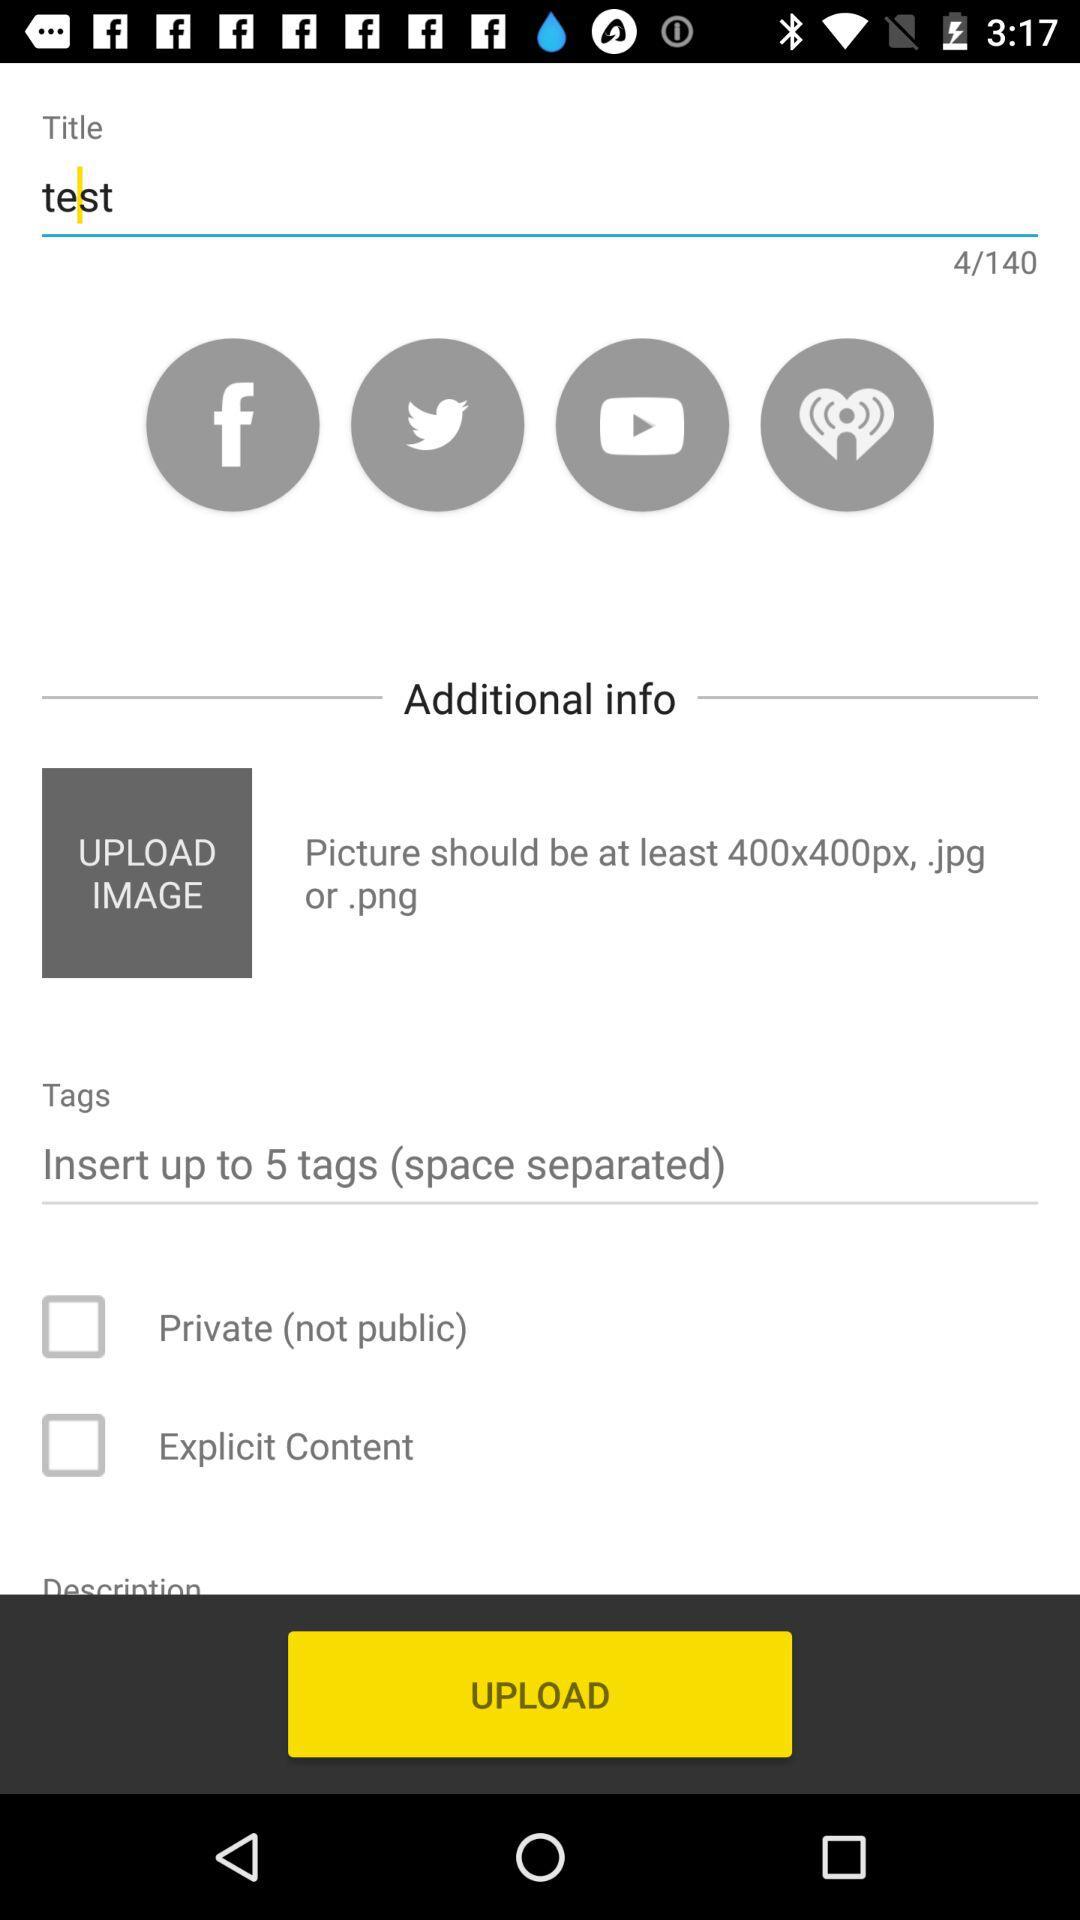  I want to click on post to twitter, so click(436, 423).